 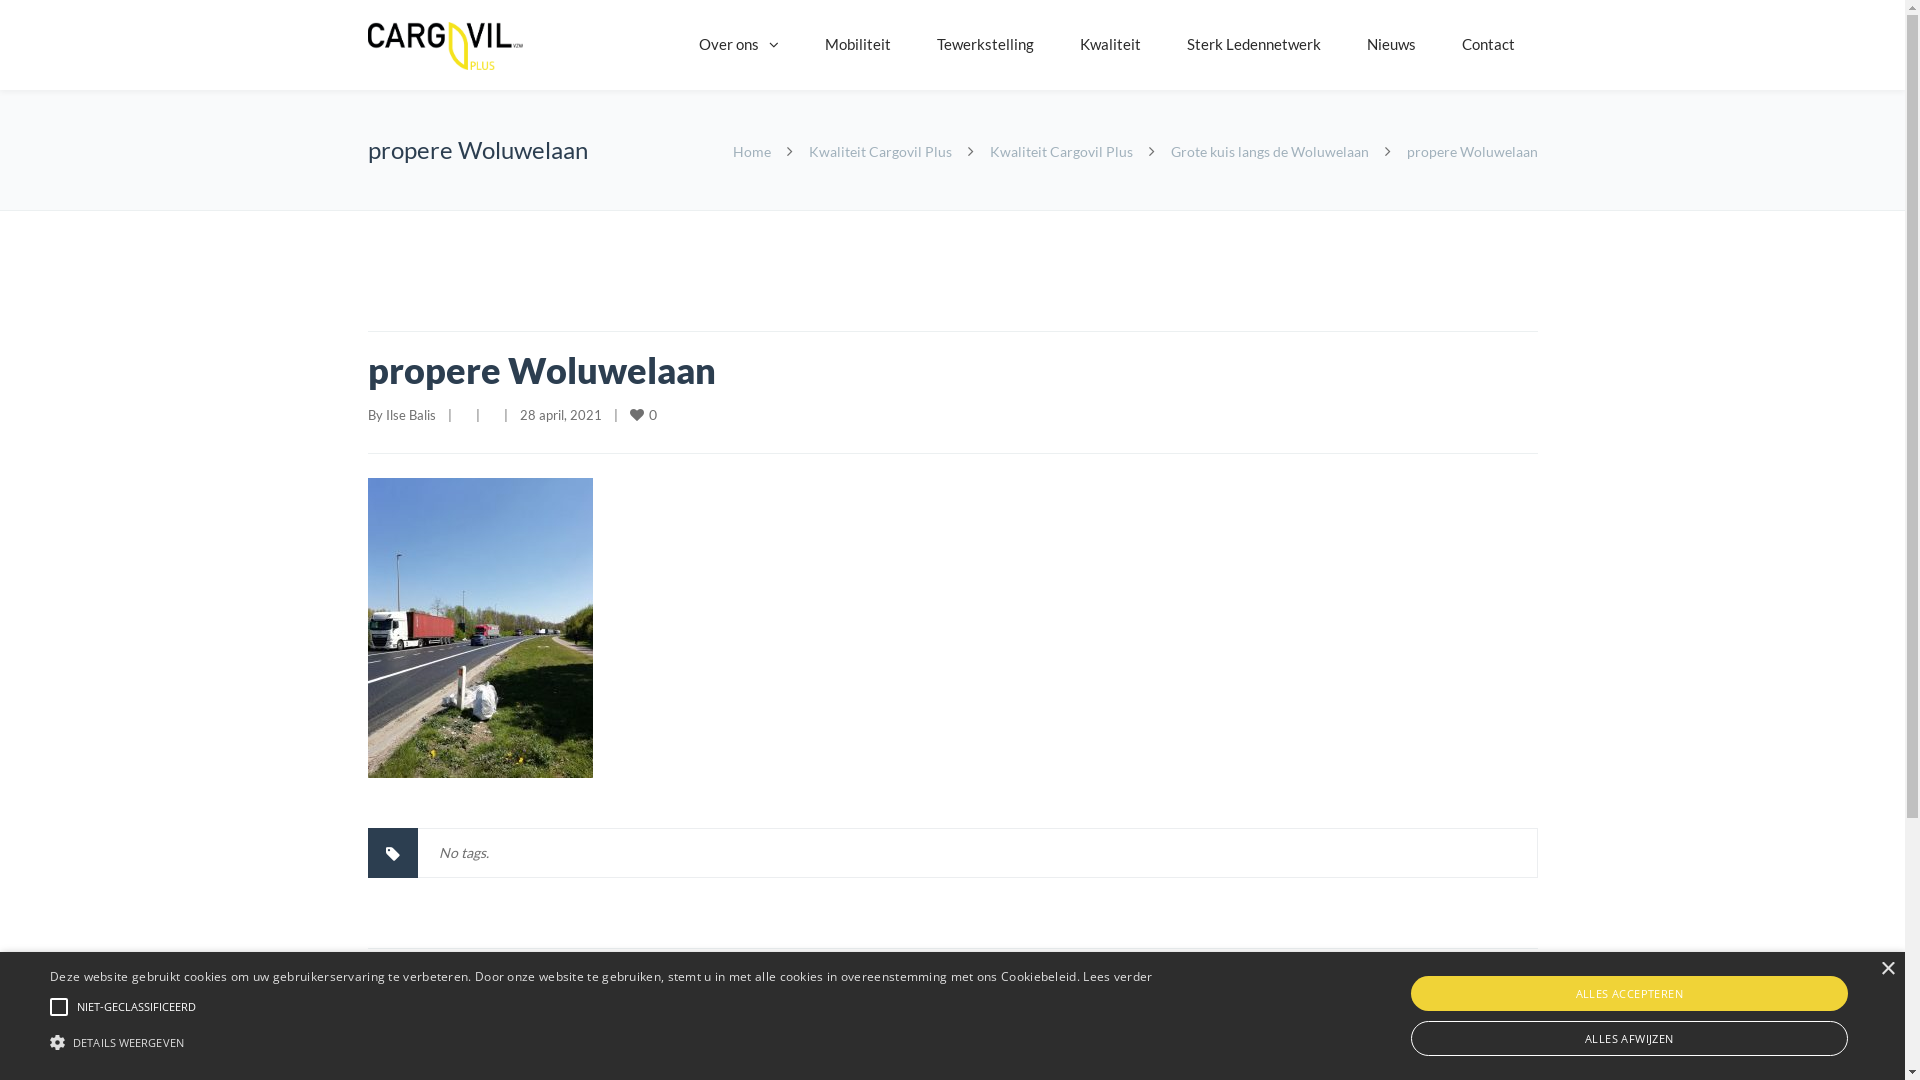 I want to click on 'Sterk Ledennetwerk', so click(x=1252, y=45).